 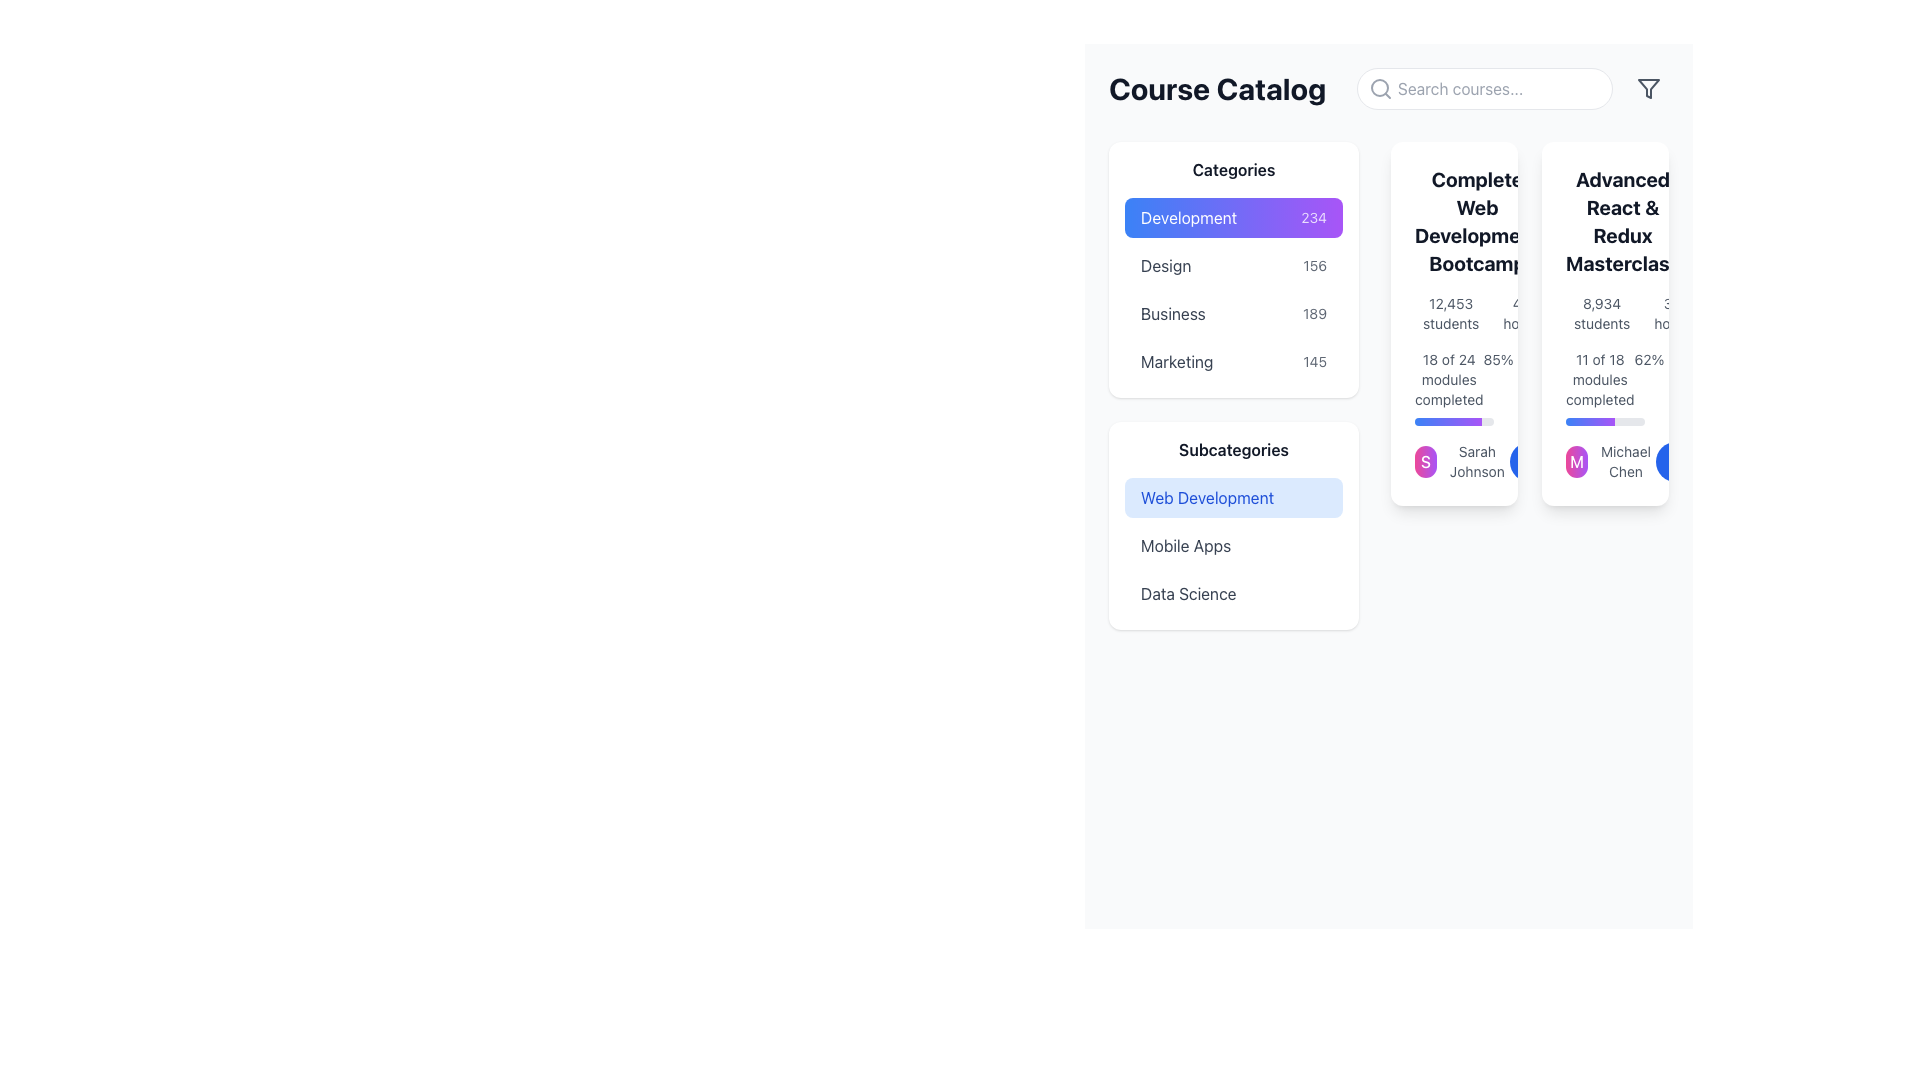 What do you see at coordinates (1605, 380) in the screenshot?
I see `the text label displaying the status of completed modules and progress percentage, which shows '11 of 18 modules completed' and '62%', located in the detailed section of the course card` at bounding box center [1605, 380].